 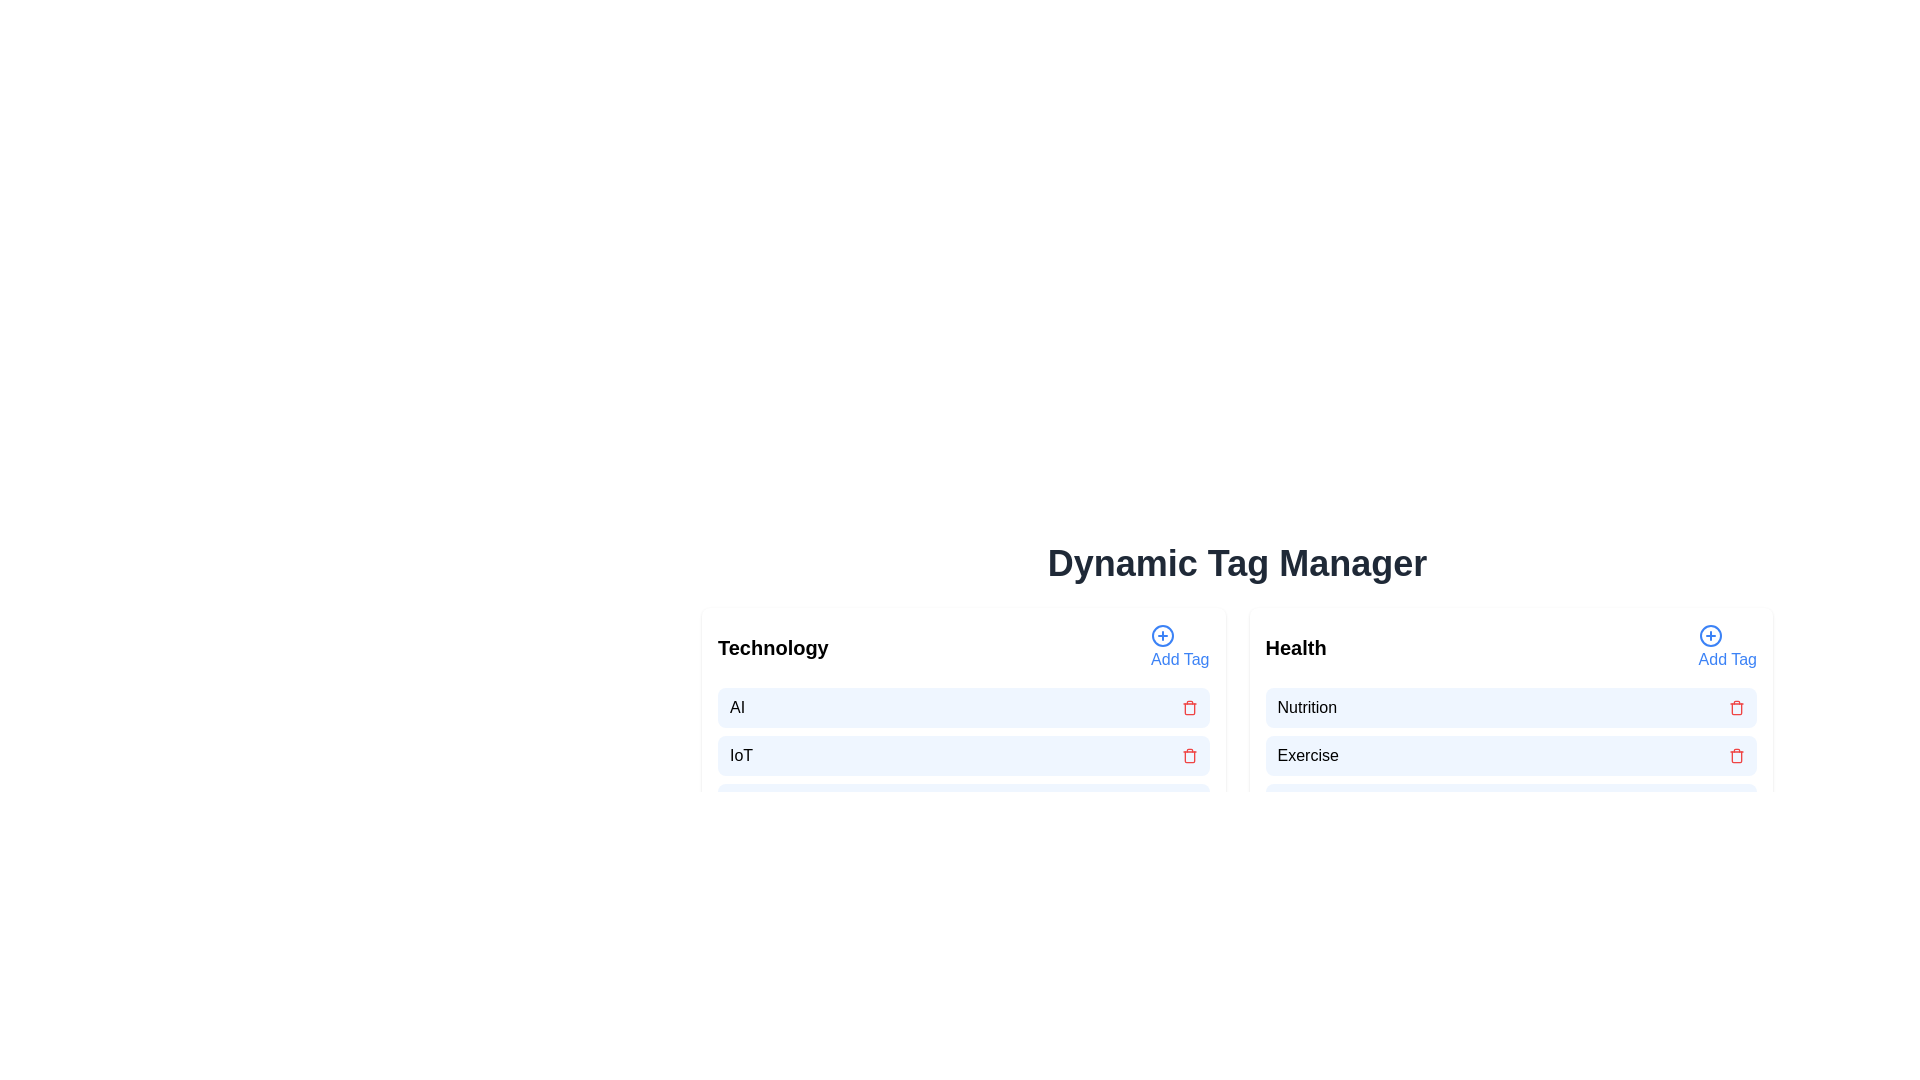 What do you see at coordinates (1511, 756) in the screenshot?
I see `the 'Exercise' list item in the 'Health' section` at bounding box center [1511, 756].